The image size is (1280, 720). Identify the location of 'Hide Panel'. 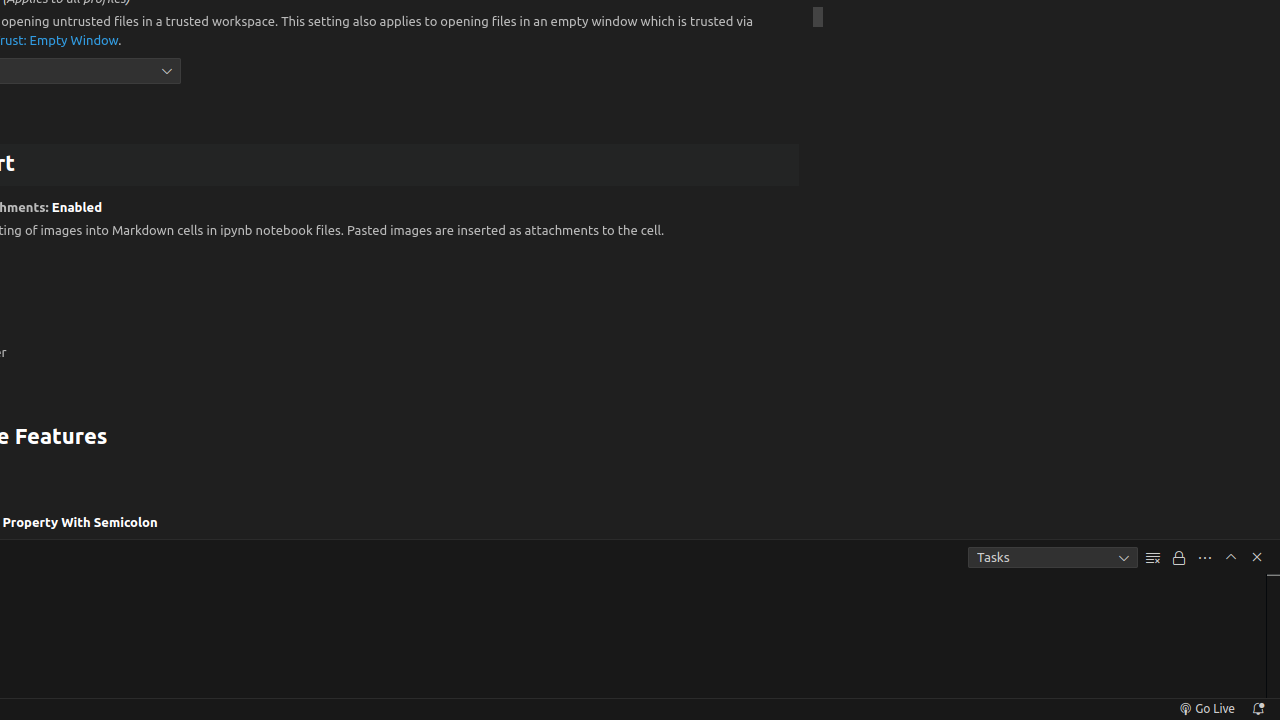
(1255, 556).